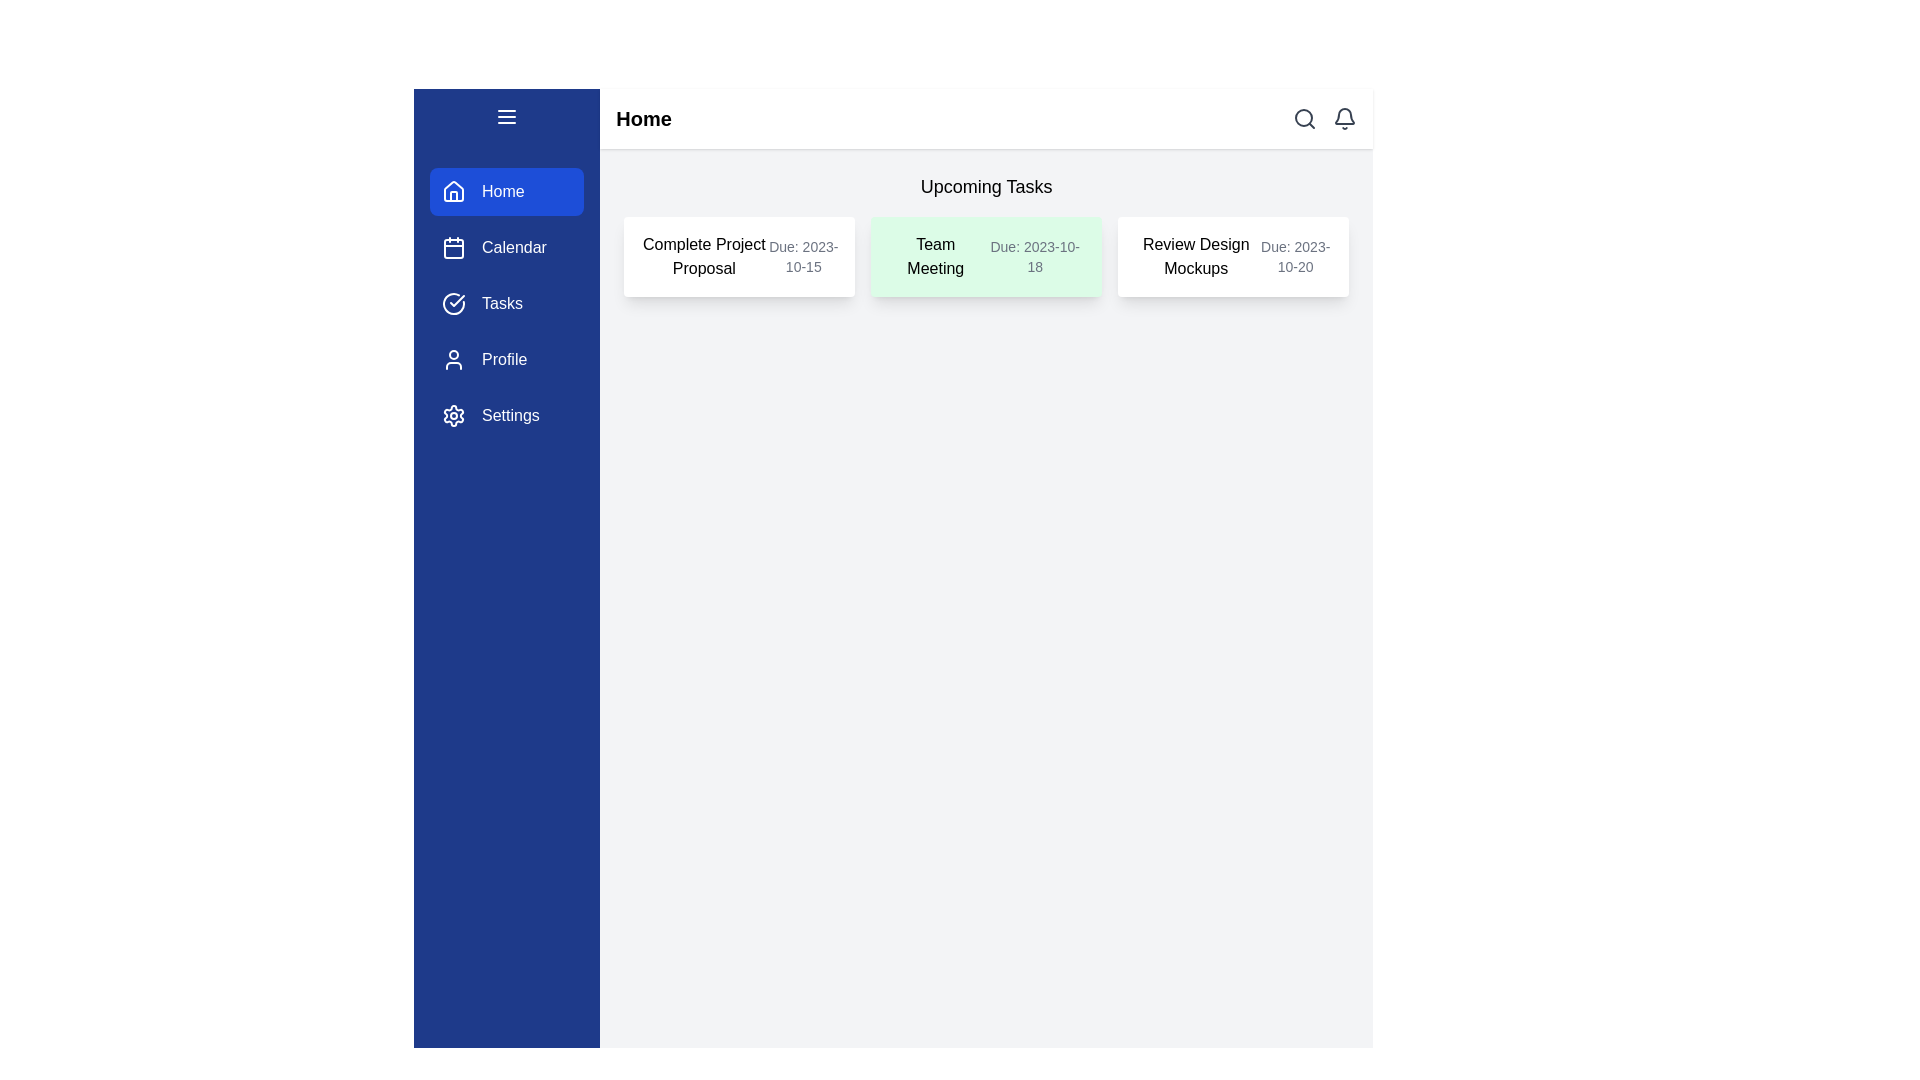 The height and width of the screenshot is (1080, 1920). What do you see at coordinates (1196, 256) in the screenshot?
I see `the text label in the rightmost task card of the 'Upcoming Tasks' section` at bounding box center [1196, 256].